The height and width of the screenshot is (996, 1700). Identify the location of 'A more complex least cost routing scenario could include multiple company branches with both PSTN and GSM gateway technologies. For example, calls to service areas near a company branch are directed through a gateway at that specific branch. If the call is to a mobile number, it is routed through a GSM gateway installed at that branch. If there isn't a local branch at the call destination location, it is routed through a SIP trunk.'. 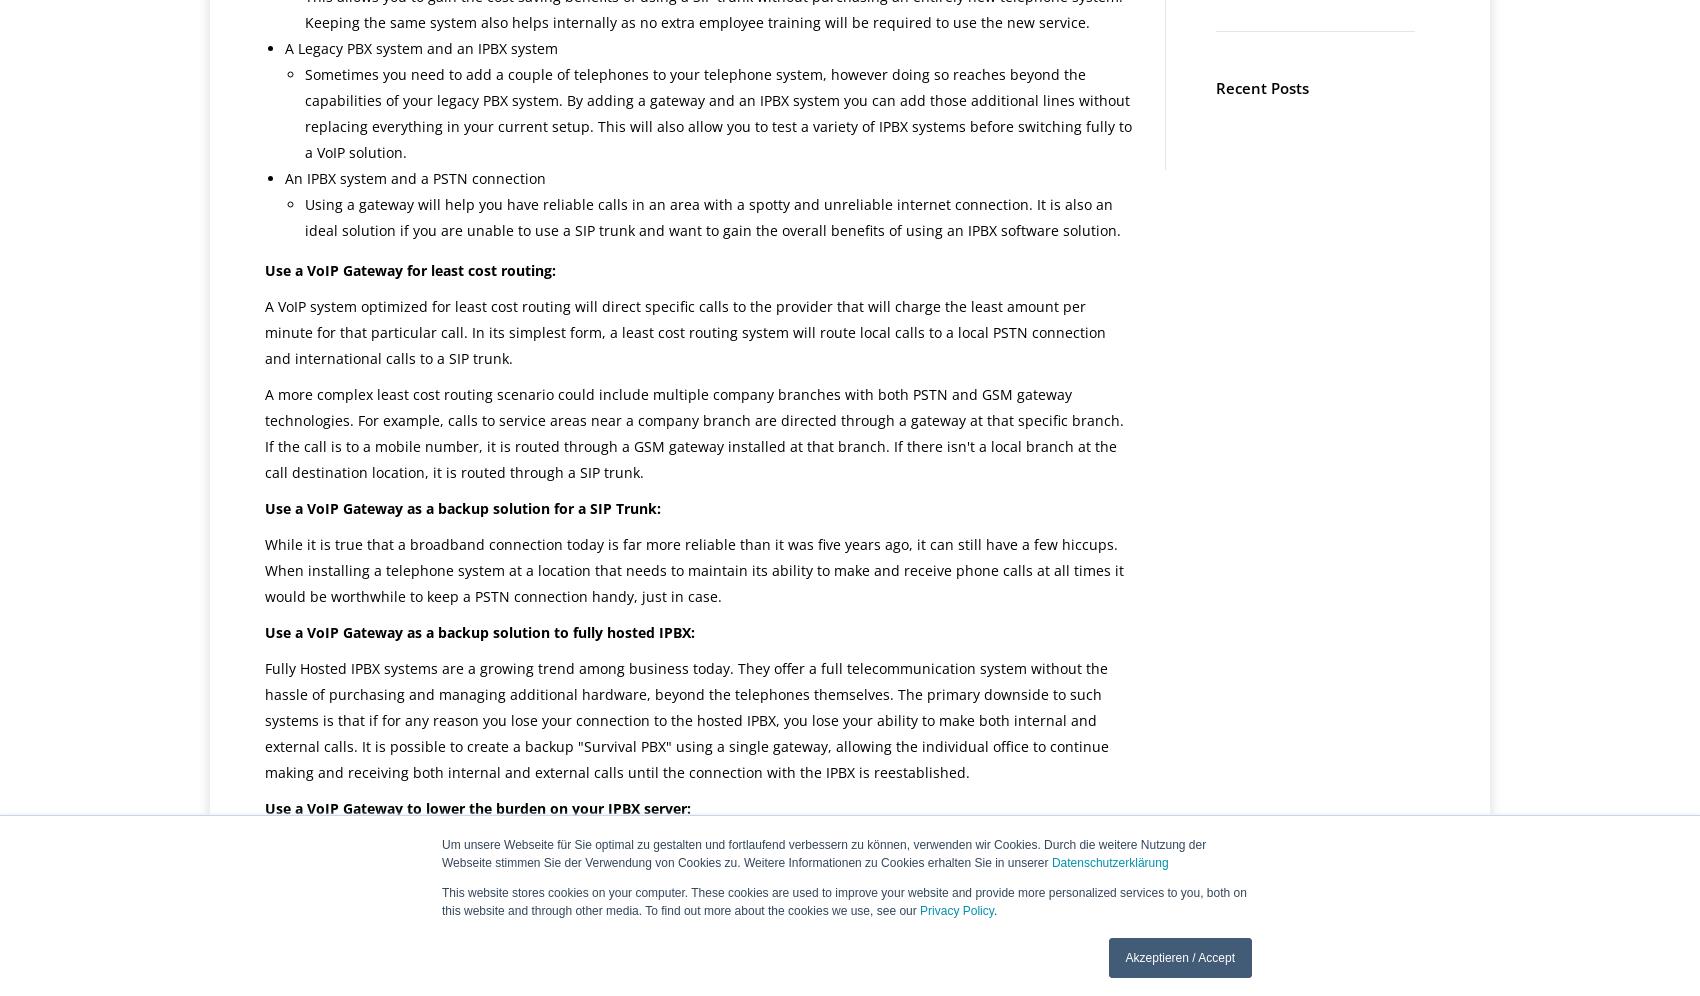
(694, 433).